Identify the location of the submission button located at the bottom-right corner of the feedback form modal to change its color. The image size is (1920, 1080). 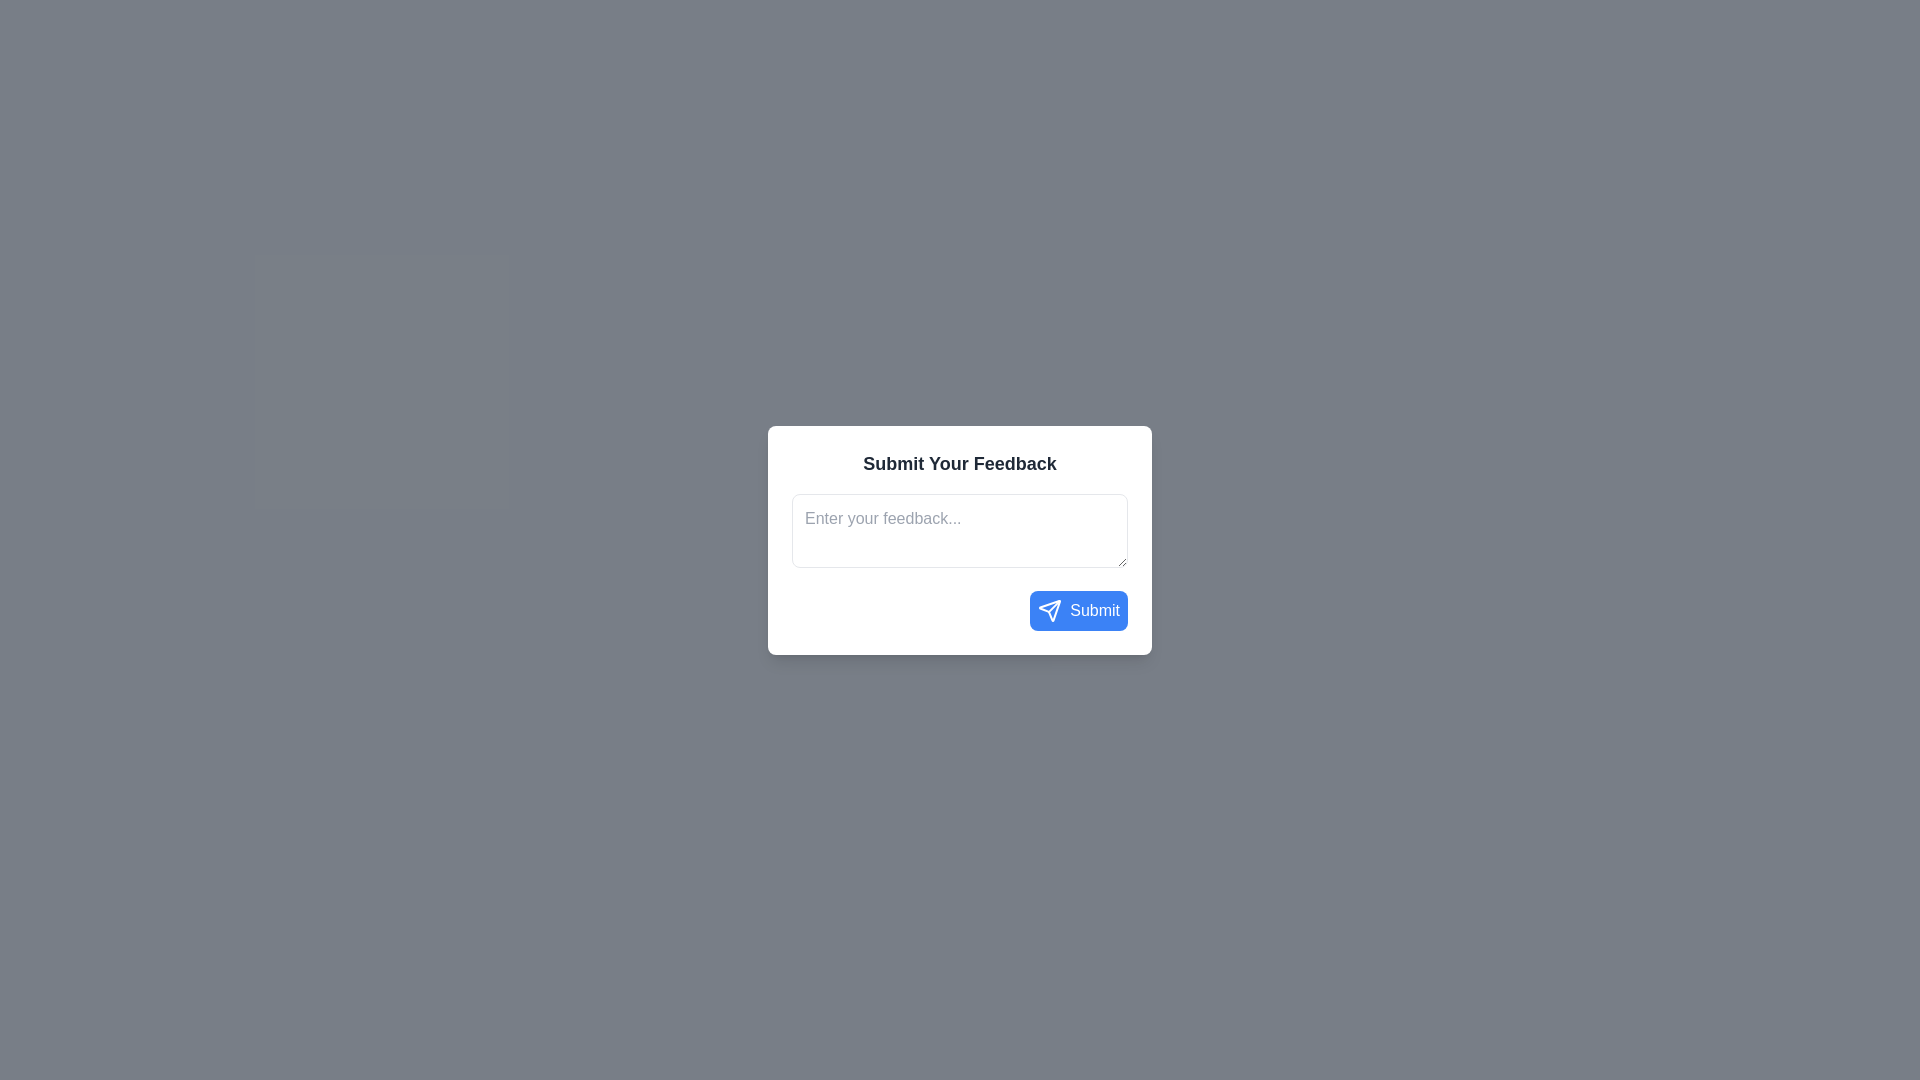
(1078, 609).